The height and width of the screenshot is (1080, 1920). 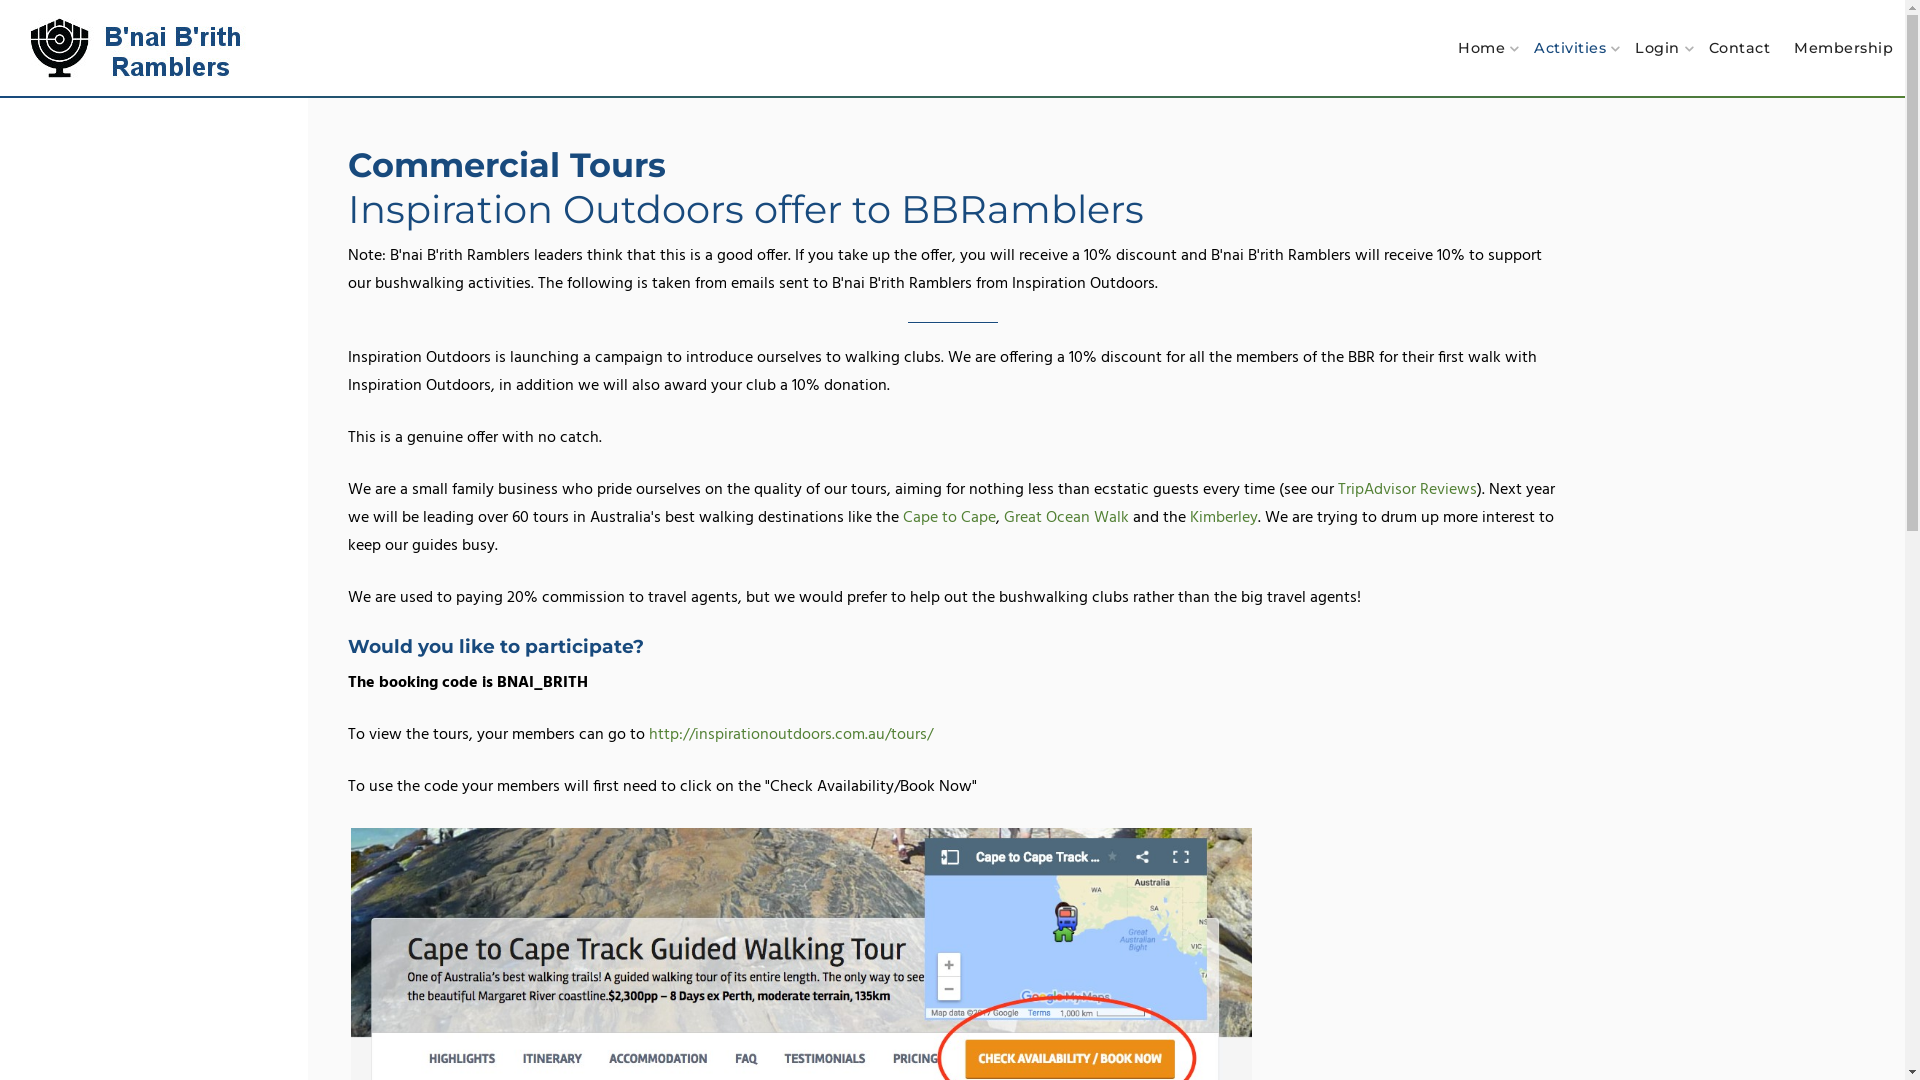 What do you see at coordinates (1065, 516) in the screenshot?
I see `'Great Ocean Walk'` at bounding box center [1065, 516].